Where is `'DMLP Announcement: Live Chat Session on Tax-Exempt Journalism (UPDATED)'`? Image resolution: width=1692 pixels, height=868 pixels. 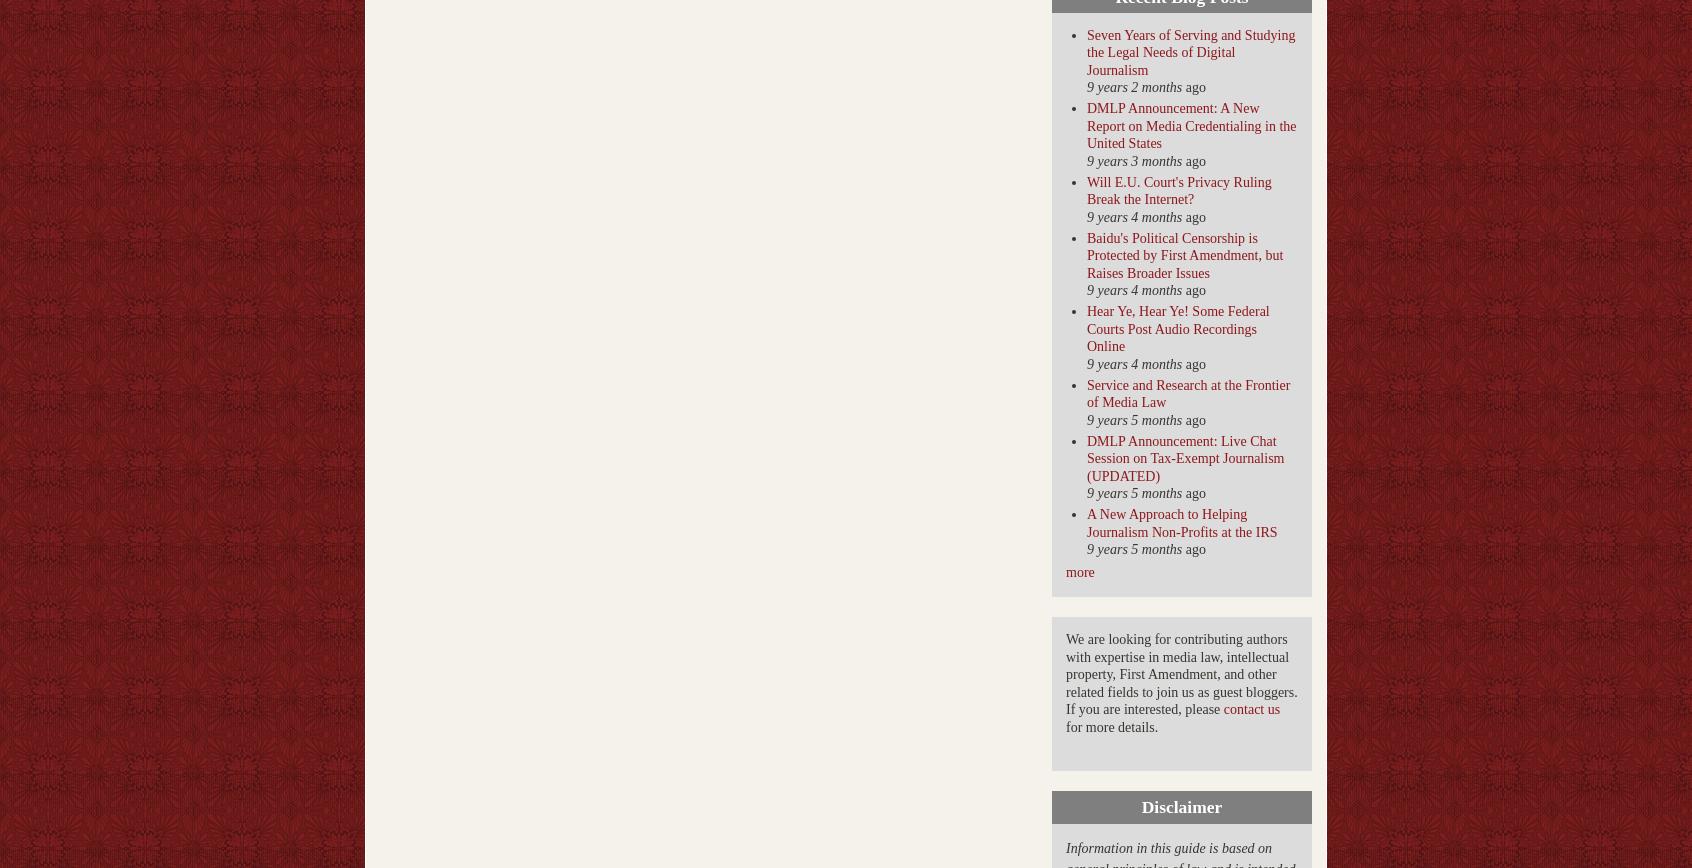
'DMLP Announcement: Live Chat Session on Tax-Exempt Journalism (UPDATED)' is located at coordinates (1184, 457).